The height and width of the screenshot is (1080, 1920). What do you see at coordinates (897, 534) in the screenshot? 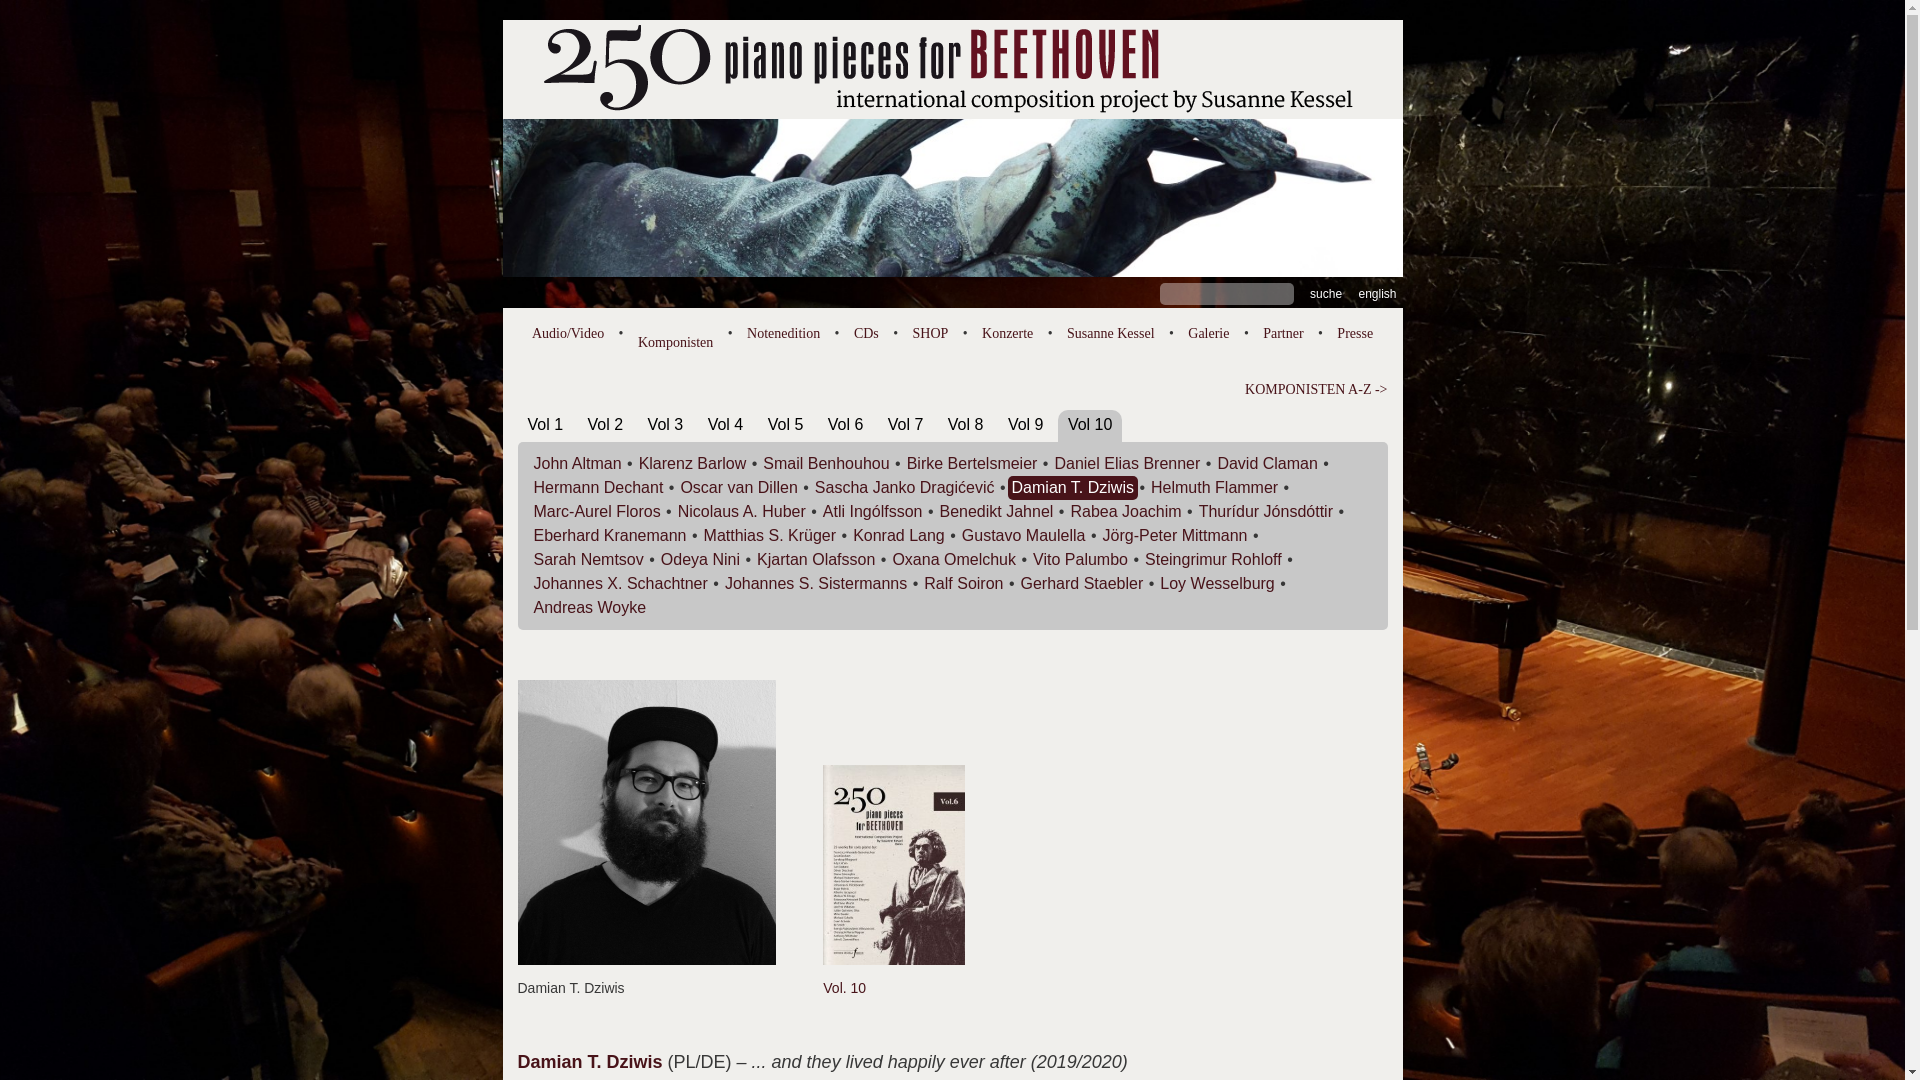
I see `'Konrad Lang'` at bounding box center [897, 534].